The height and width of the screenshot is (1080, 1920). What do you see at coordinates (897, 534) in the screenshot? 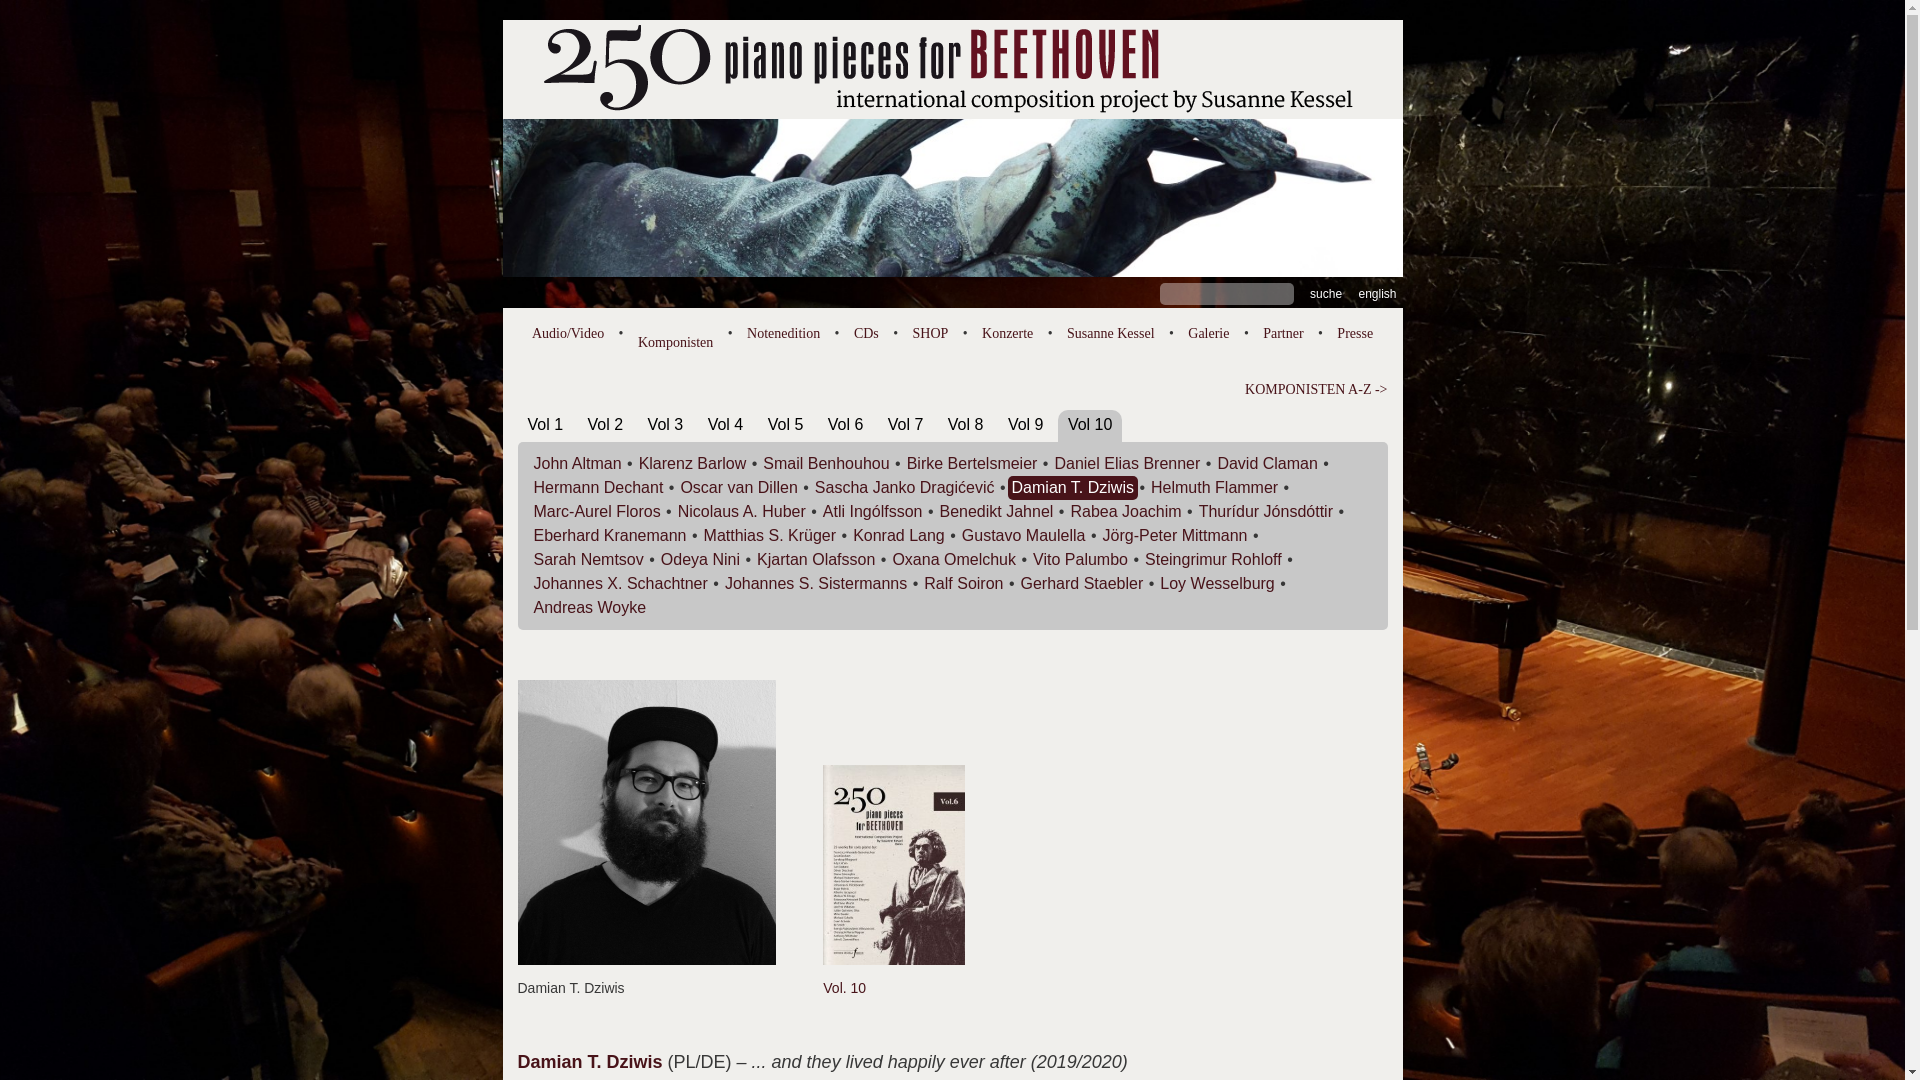
I see `'Konrad Lang'` at bounding box center [897, 534].